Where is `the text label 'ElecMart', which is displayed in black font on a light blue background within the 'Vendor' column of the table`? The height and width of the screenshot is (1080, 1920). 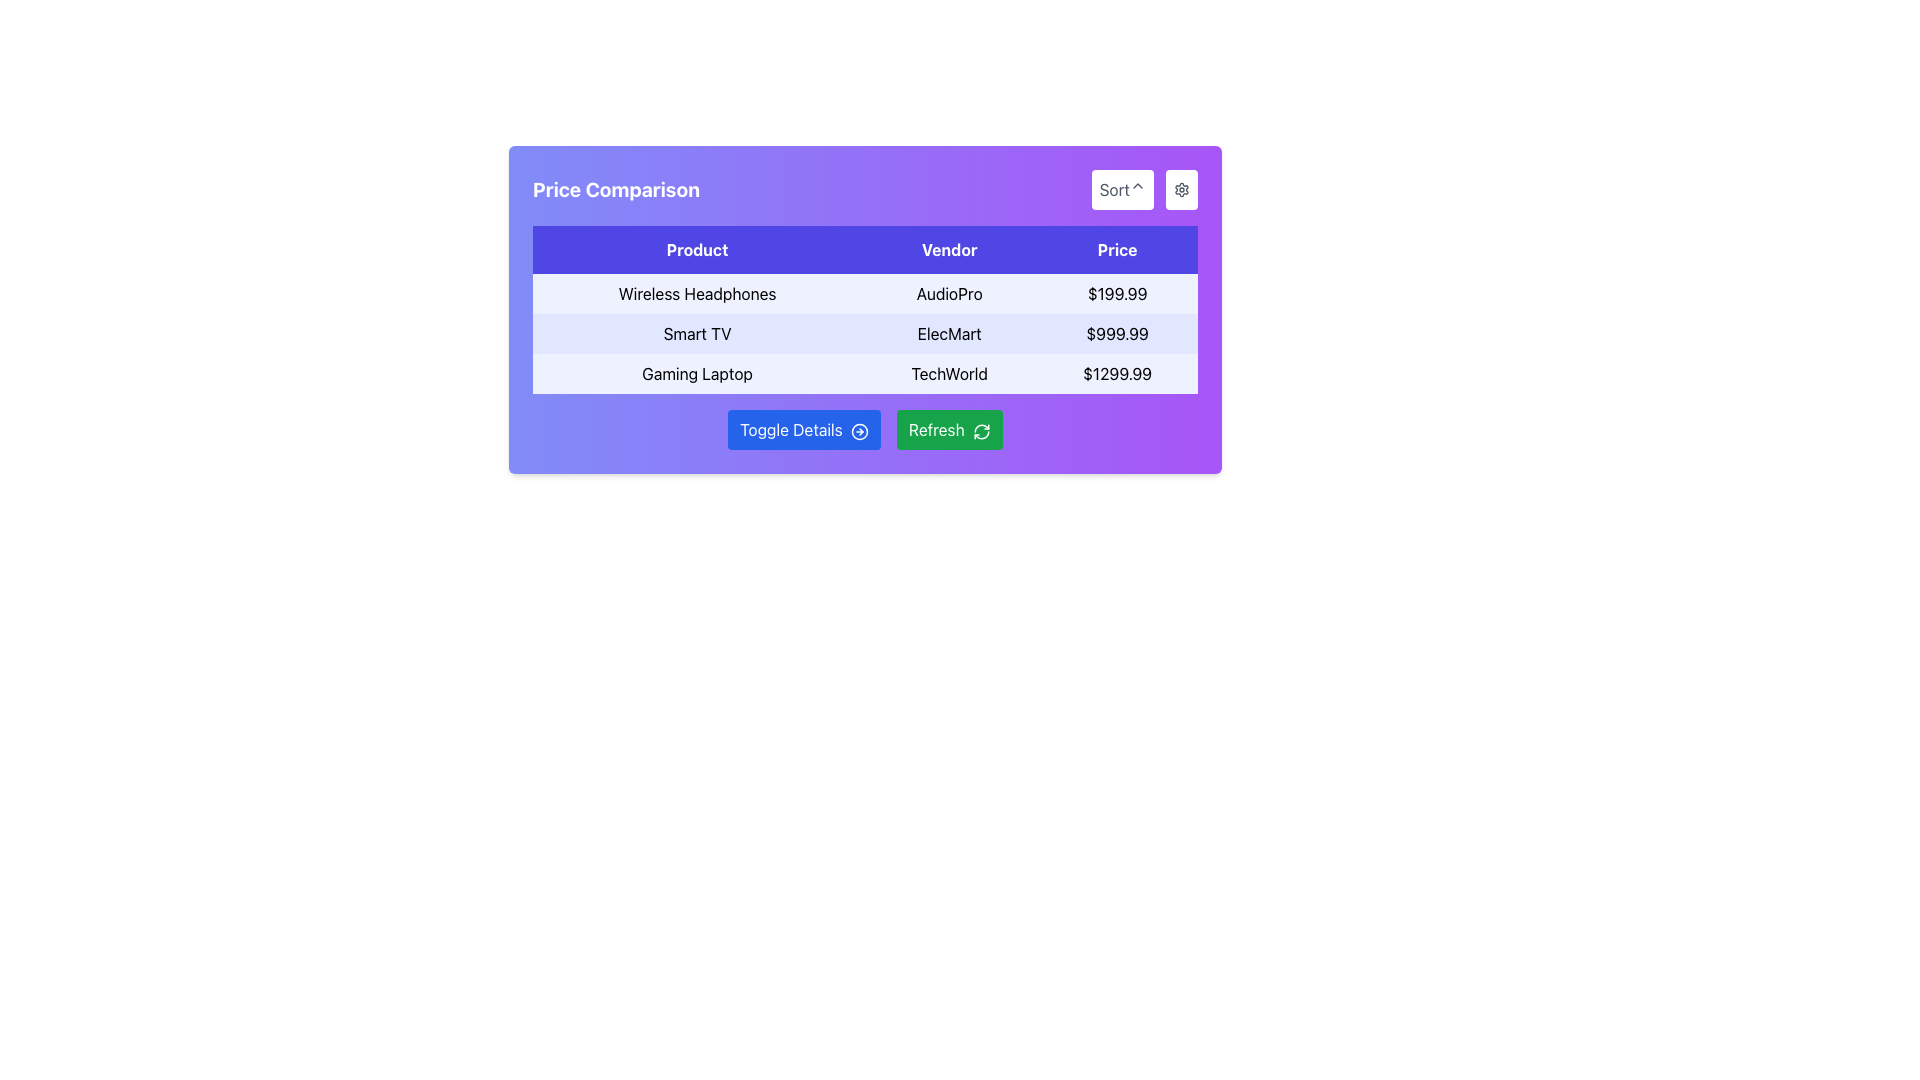 the text label 'ElecMart', which is displayed in black font on a light blue background within the 'Vendor' column of the table is located at coordinates (948, 333).